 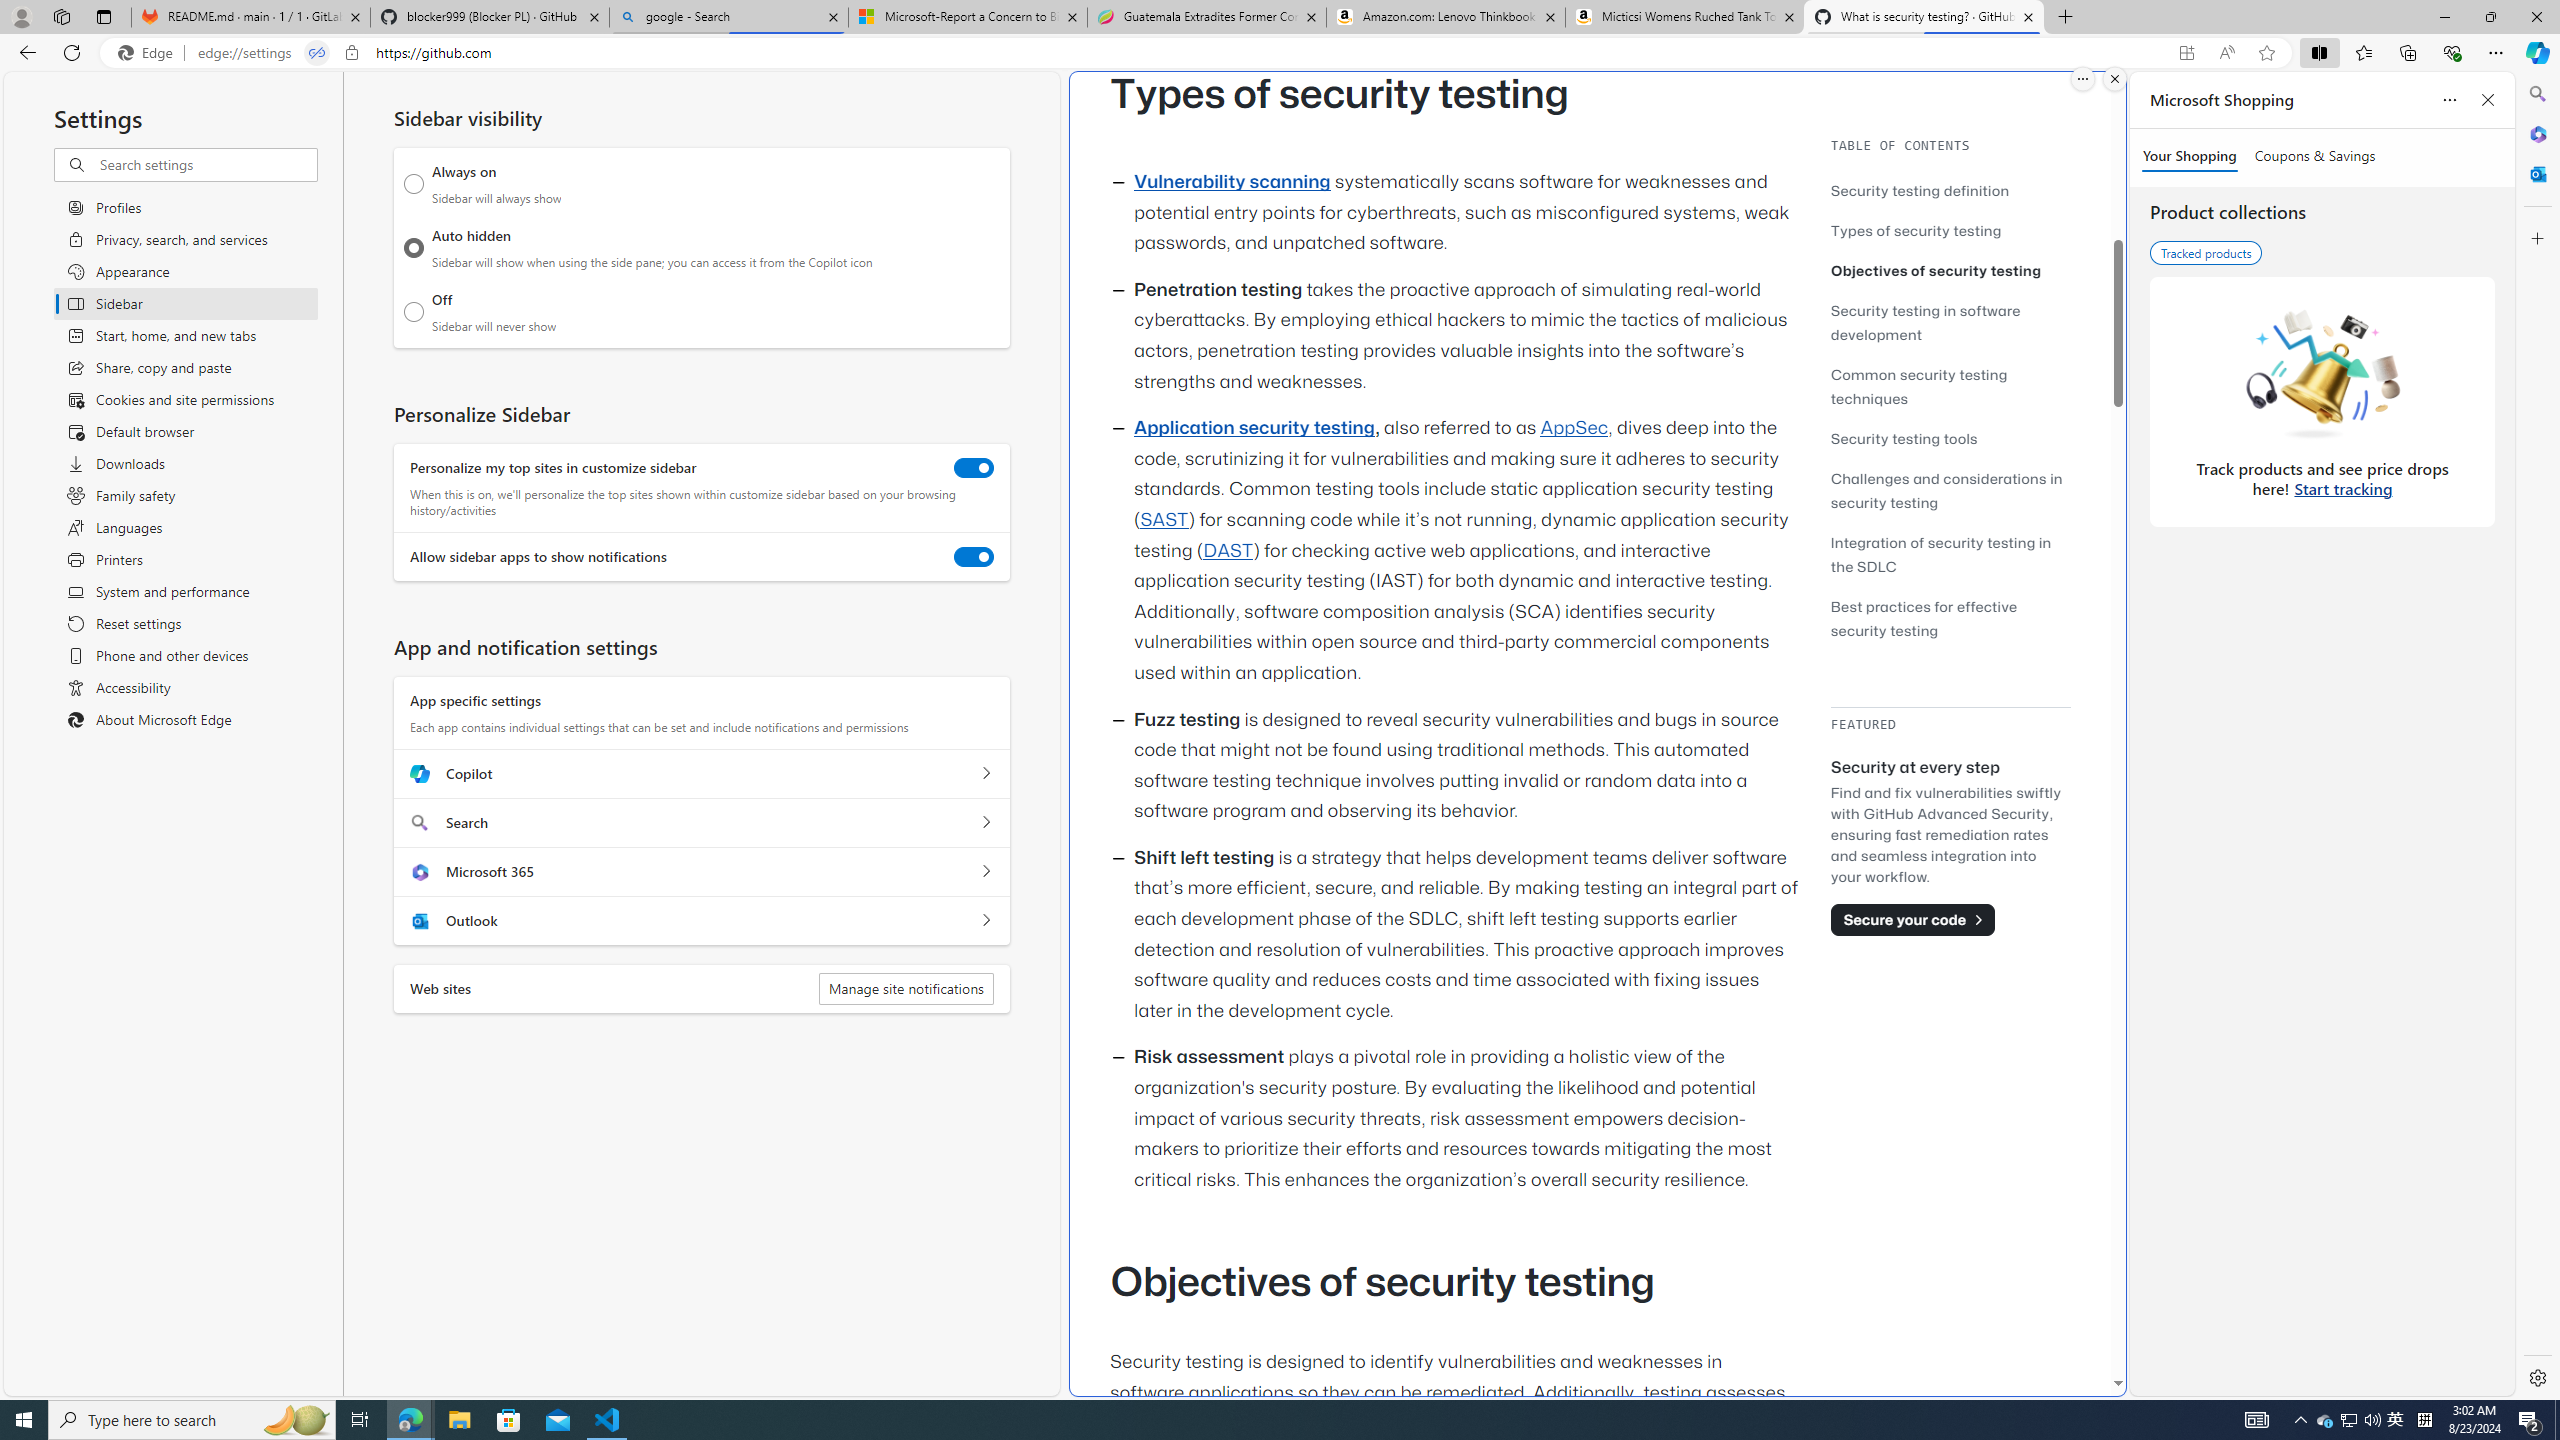 What do you see at coordinates (1949, 617) in the screenshot?
I see `'Best practices for effective security testing'` at bounding box center [1949, 617].